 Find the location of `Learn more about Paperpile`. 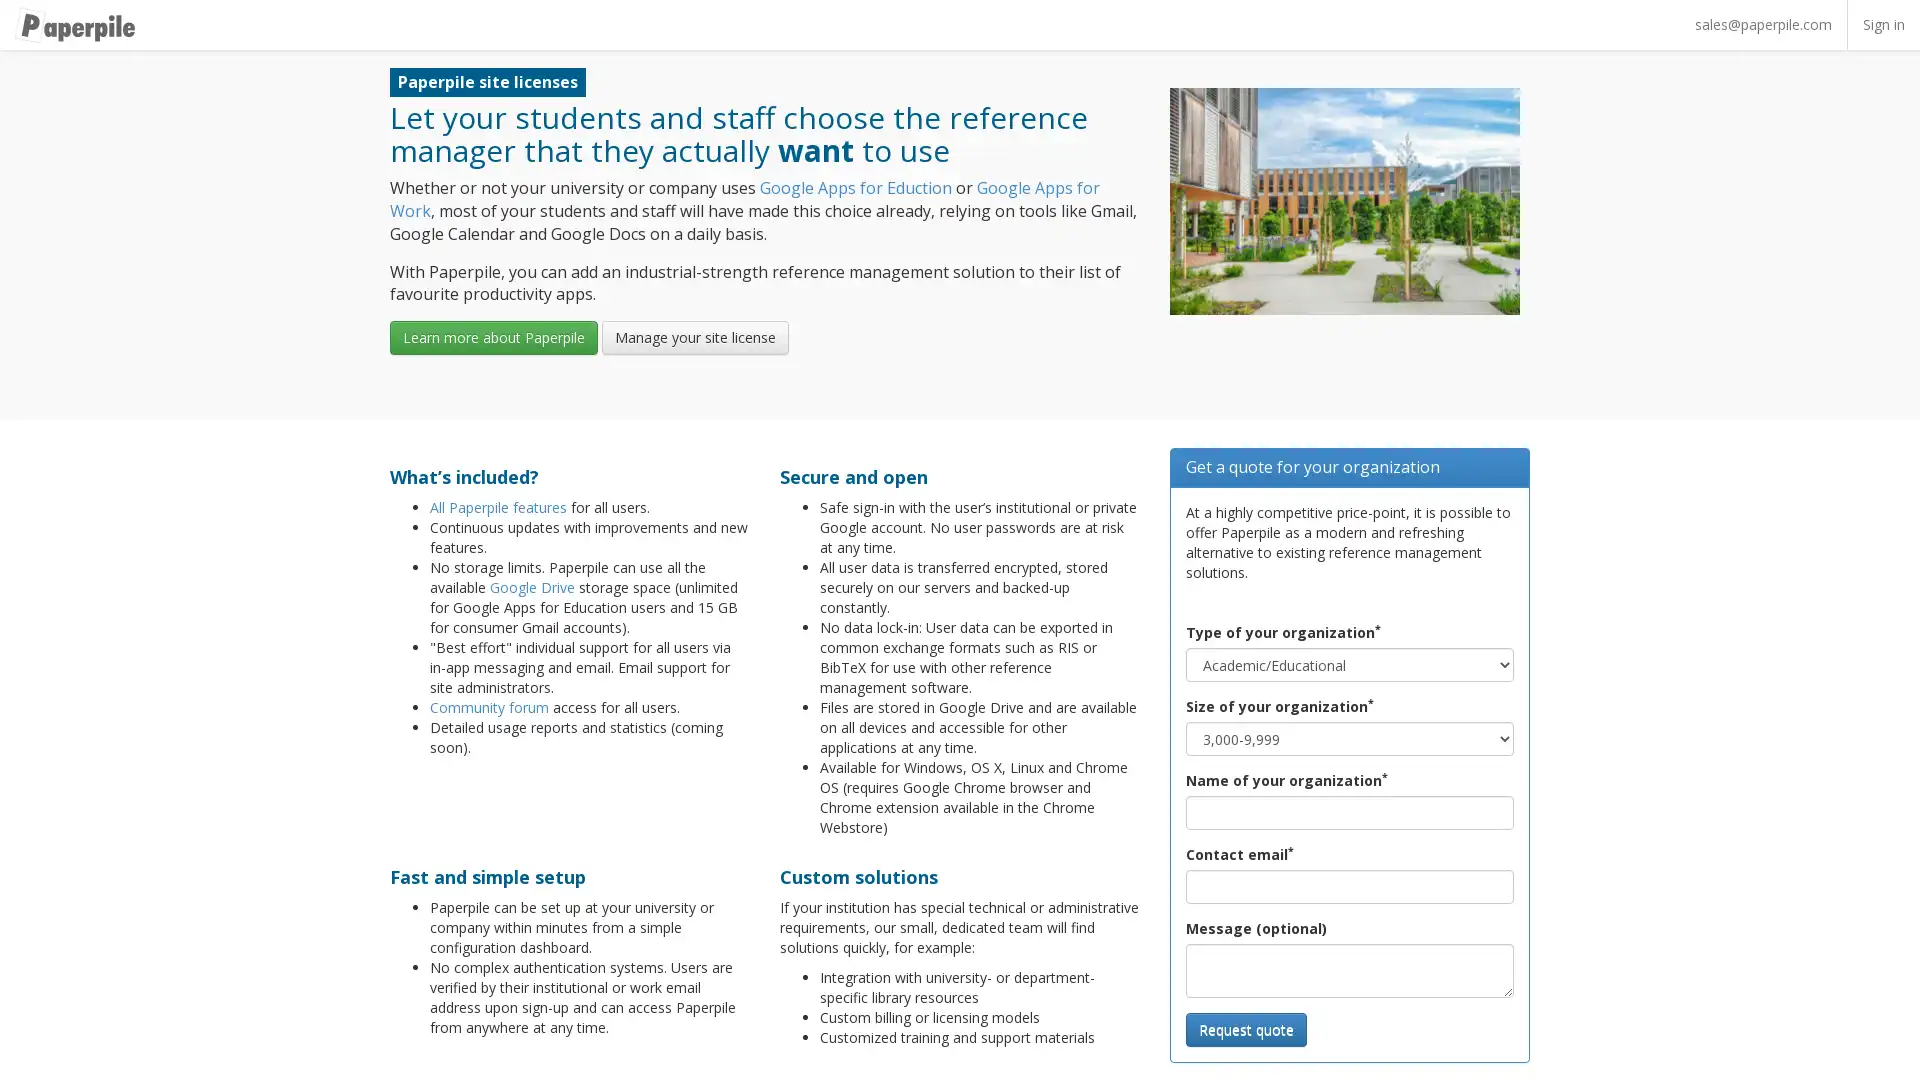

Learn more about Paperpile is located at coordinates (494, 337).